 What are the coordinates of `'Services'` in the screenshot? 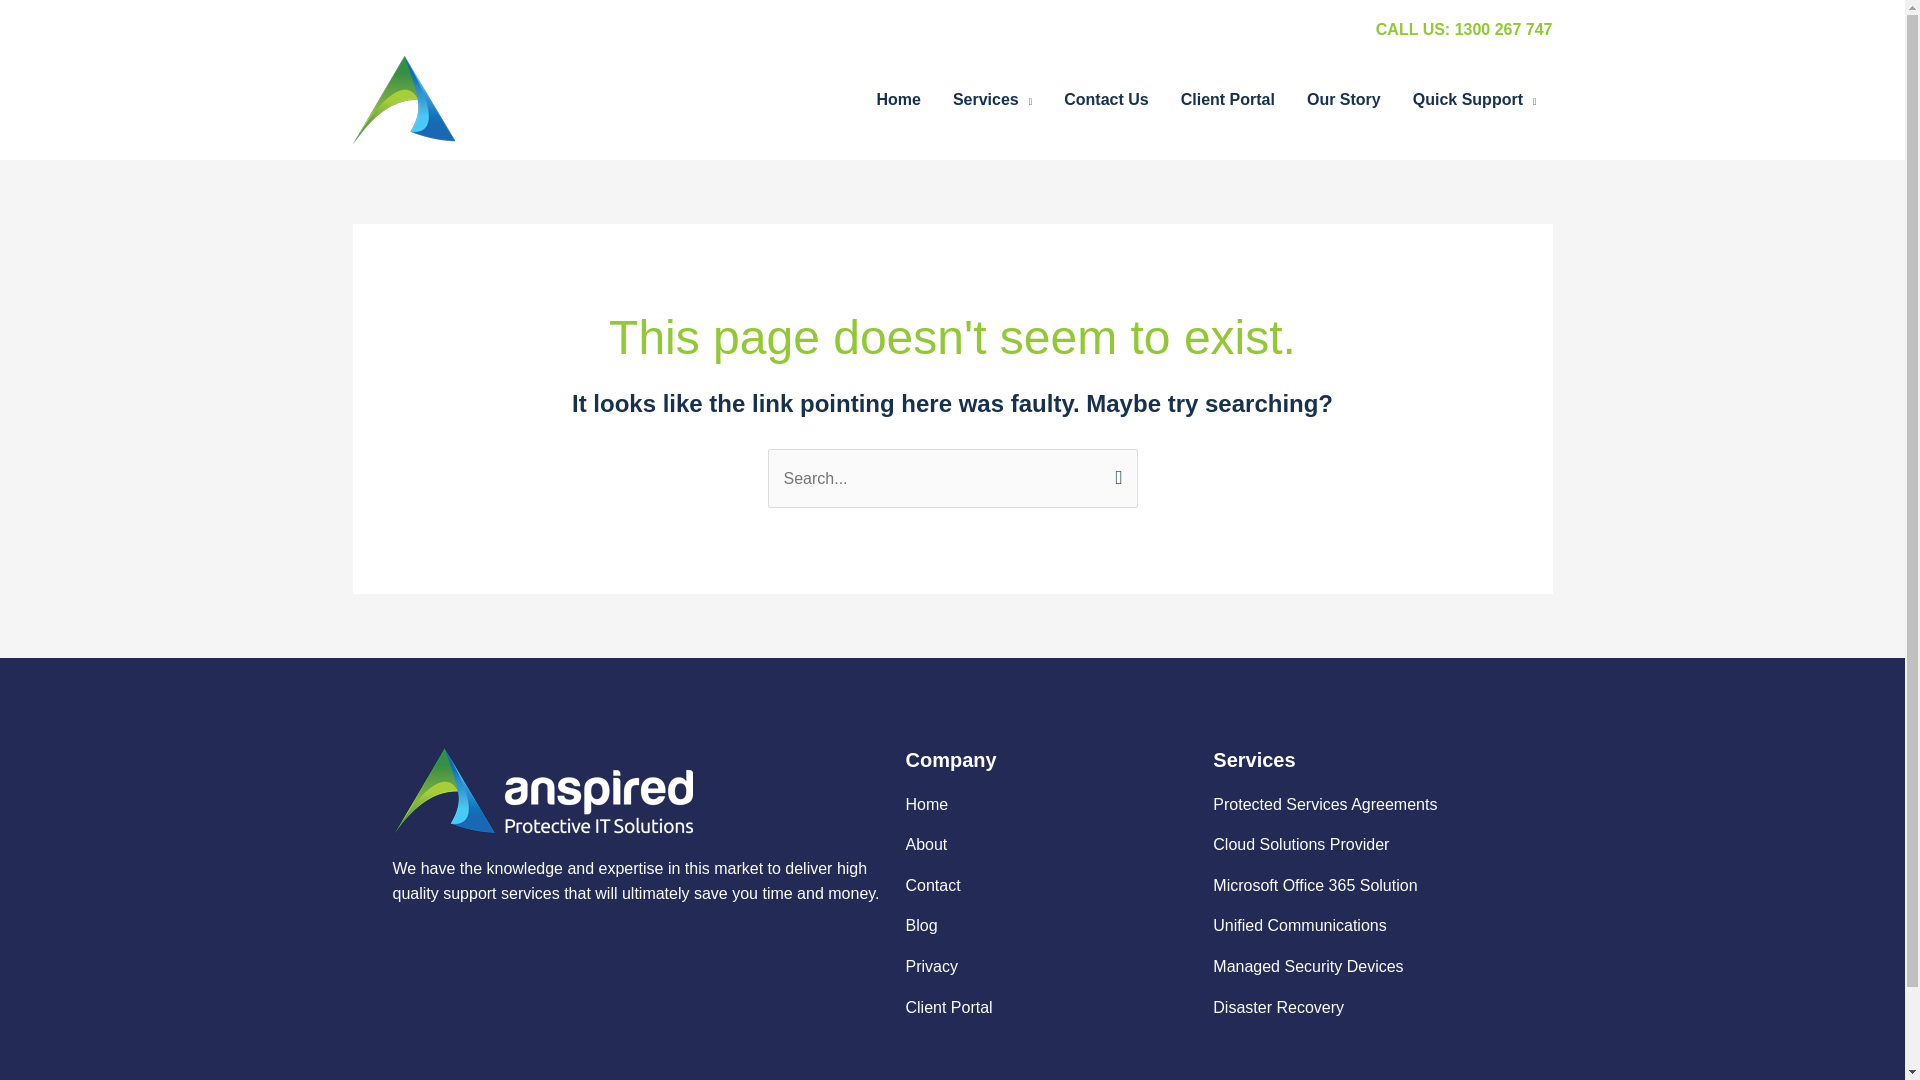 It's located at (935, 100).